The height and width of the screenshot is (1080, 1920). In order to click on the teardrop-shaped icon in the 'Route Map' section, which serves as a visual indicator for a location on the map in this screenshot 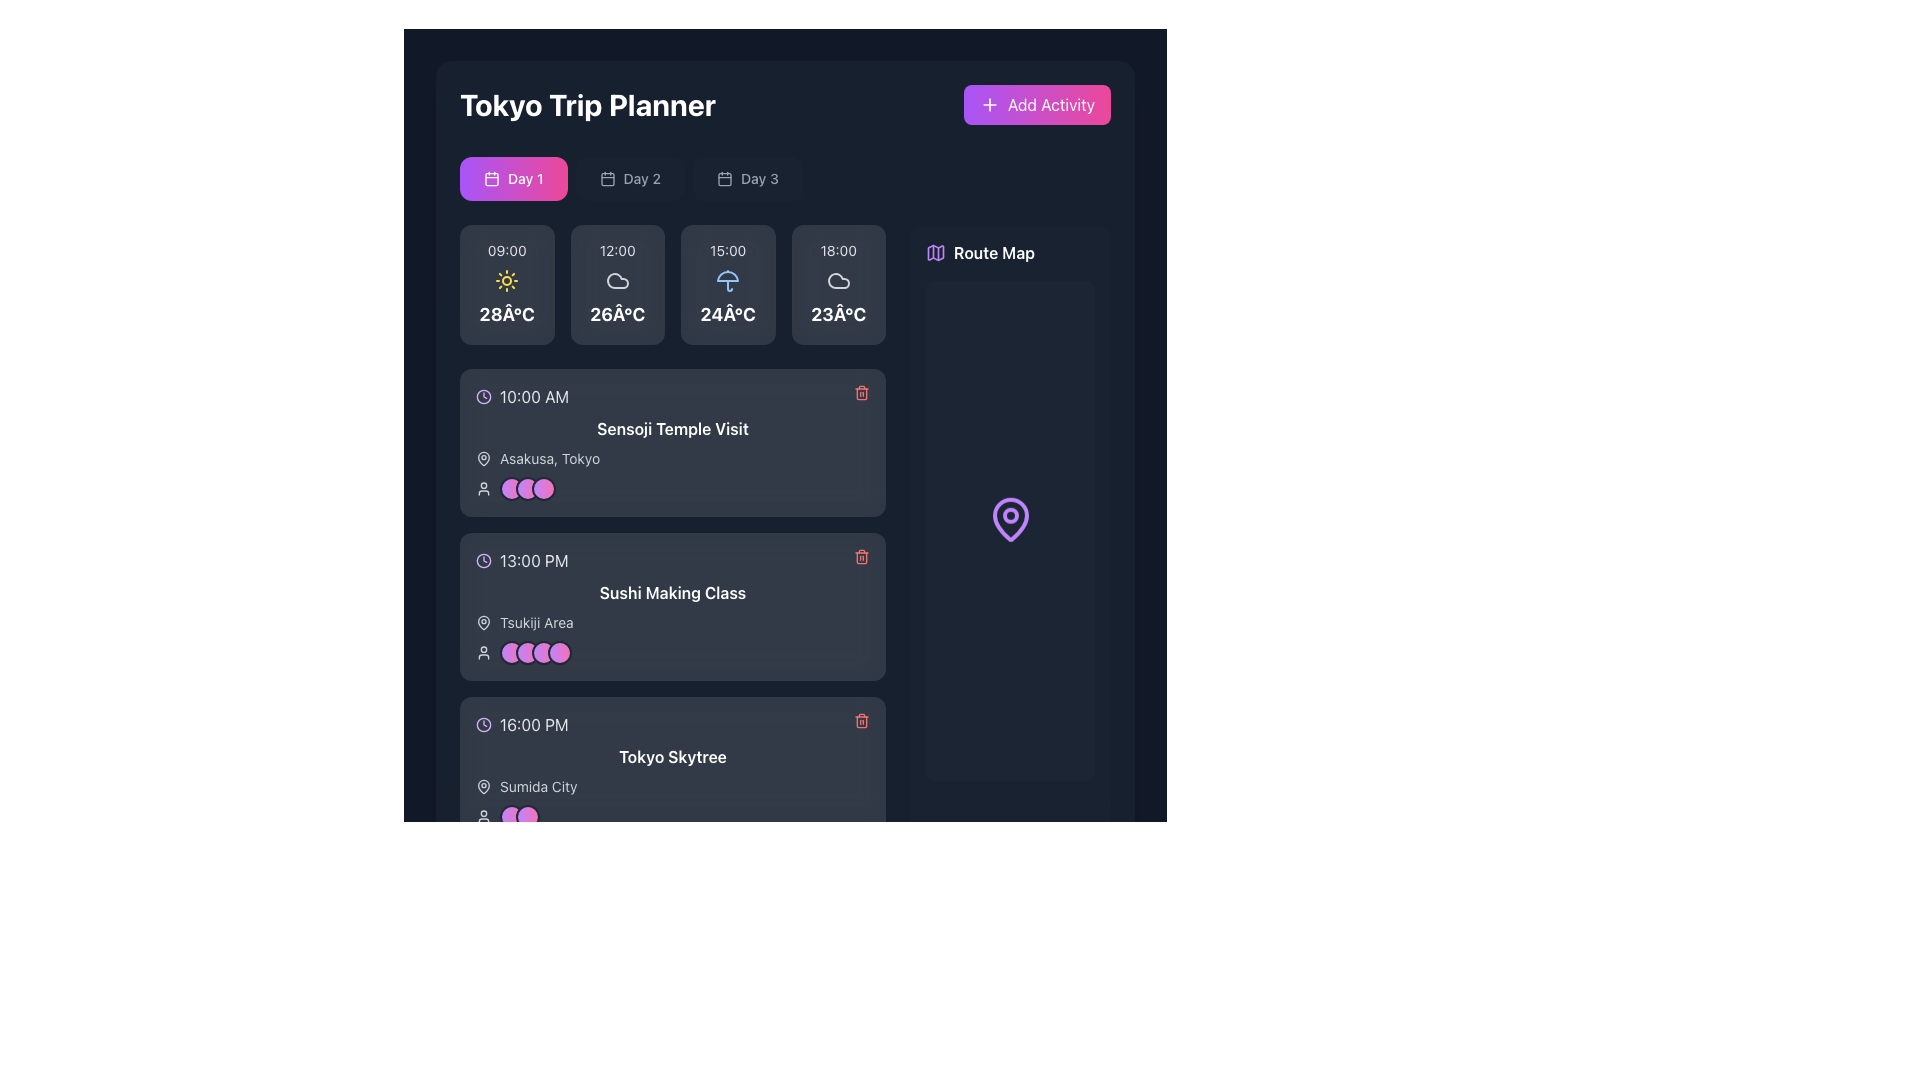, I will do `click(1010, 519)`.